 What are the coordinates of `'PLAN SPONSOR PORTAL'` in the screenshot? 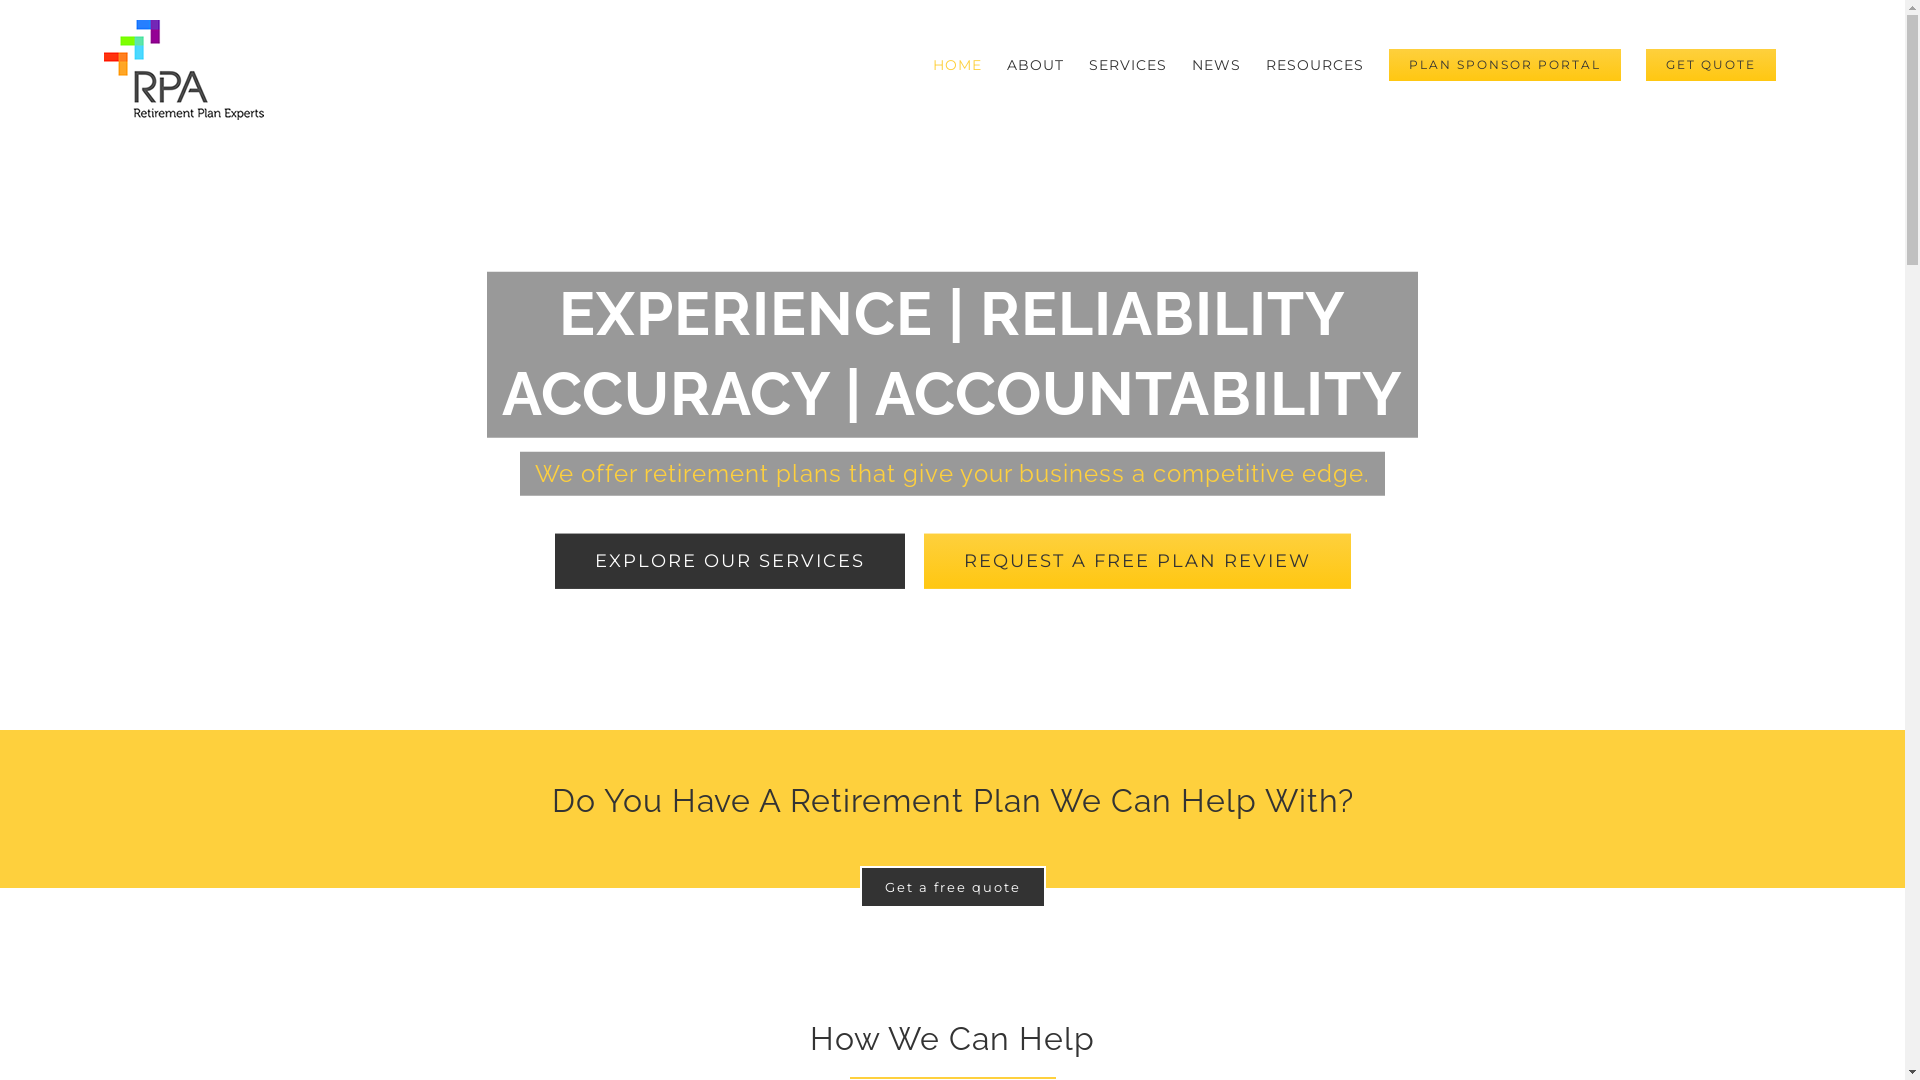 It's located at (1505, 64).